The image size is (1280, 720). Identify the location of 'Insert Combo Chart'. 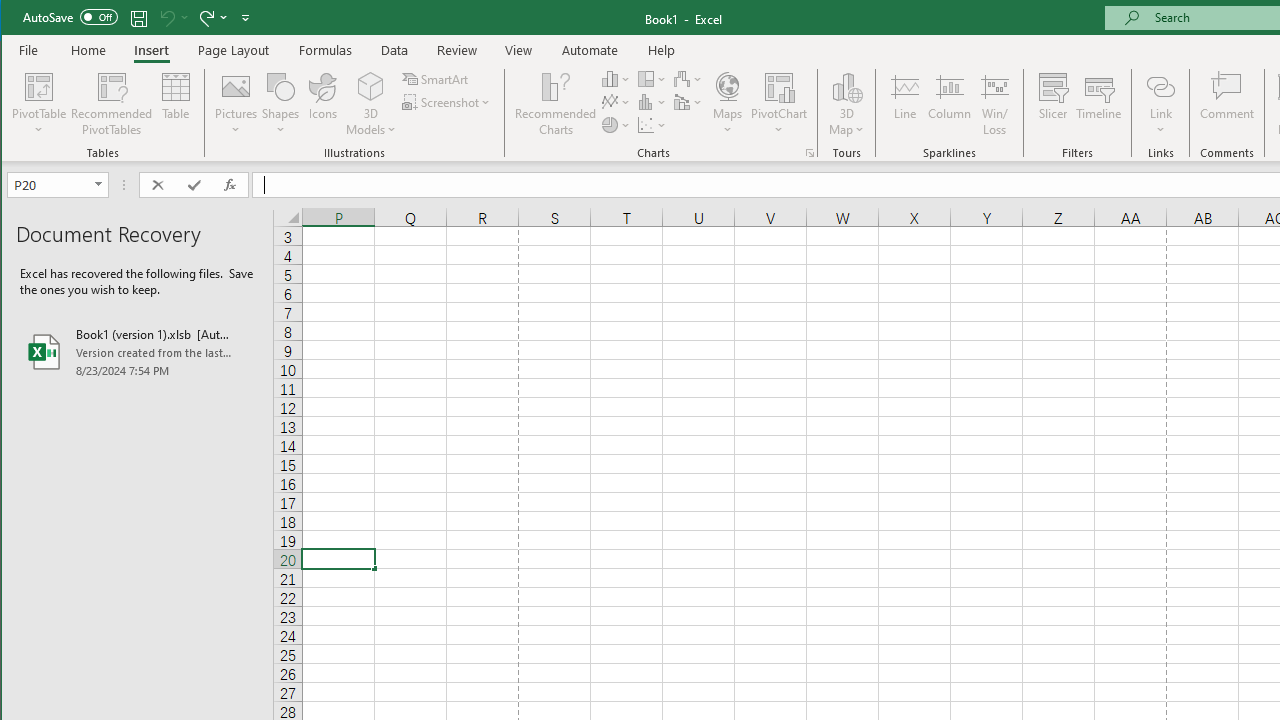
(688, 102).